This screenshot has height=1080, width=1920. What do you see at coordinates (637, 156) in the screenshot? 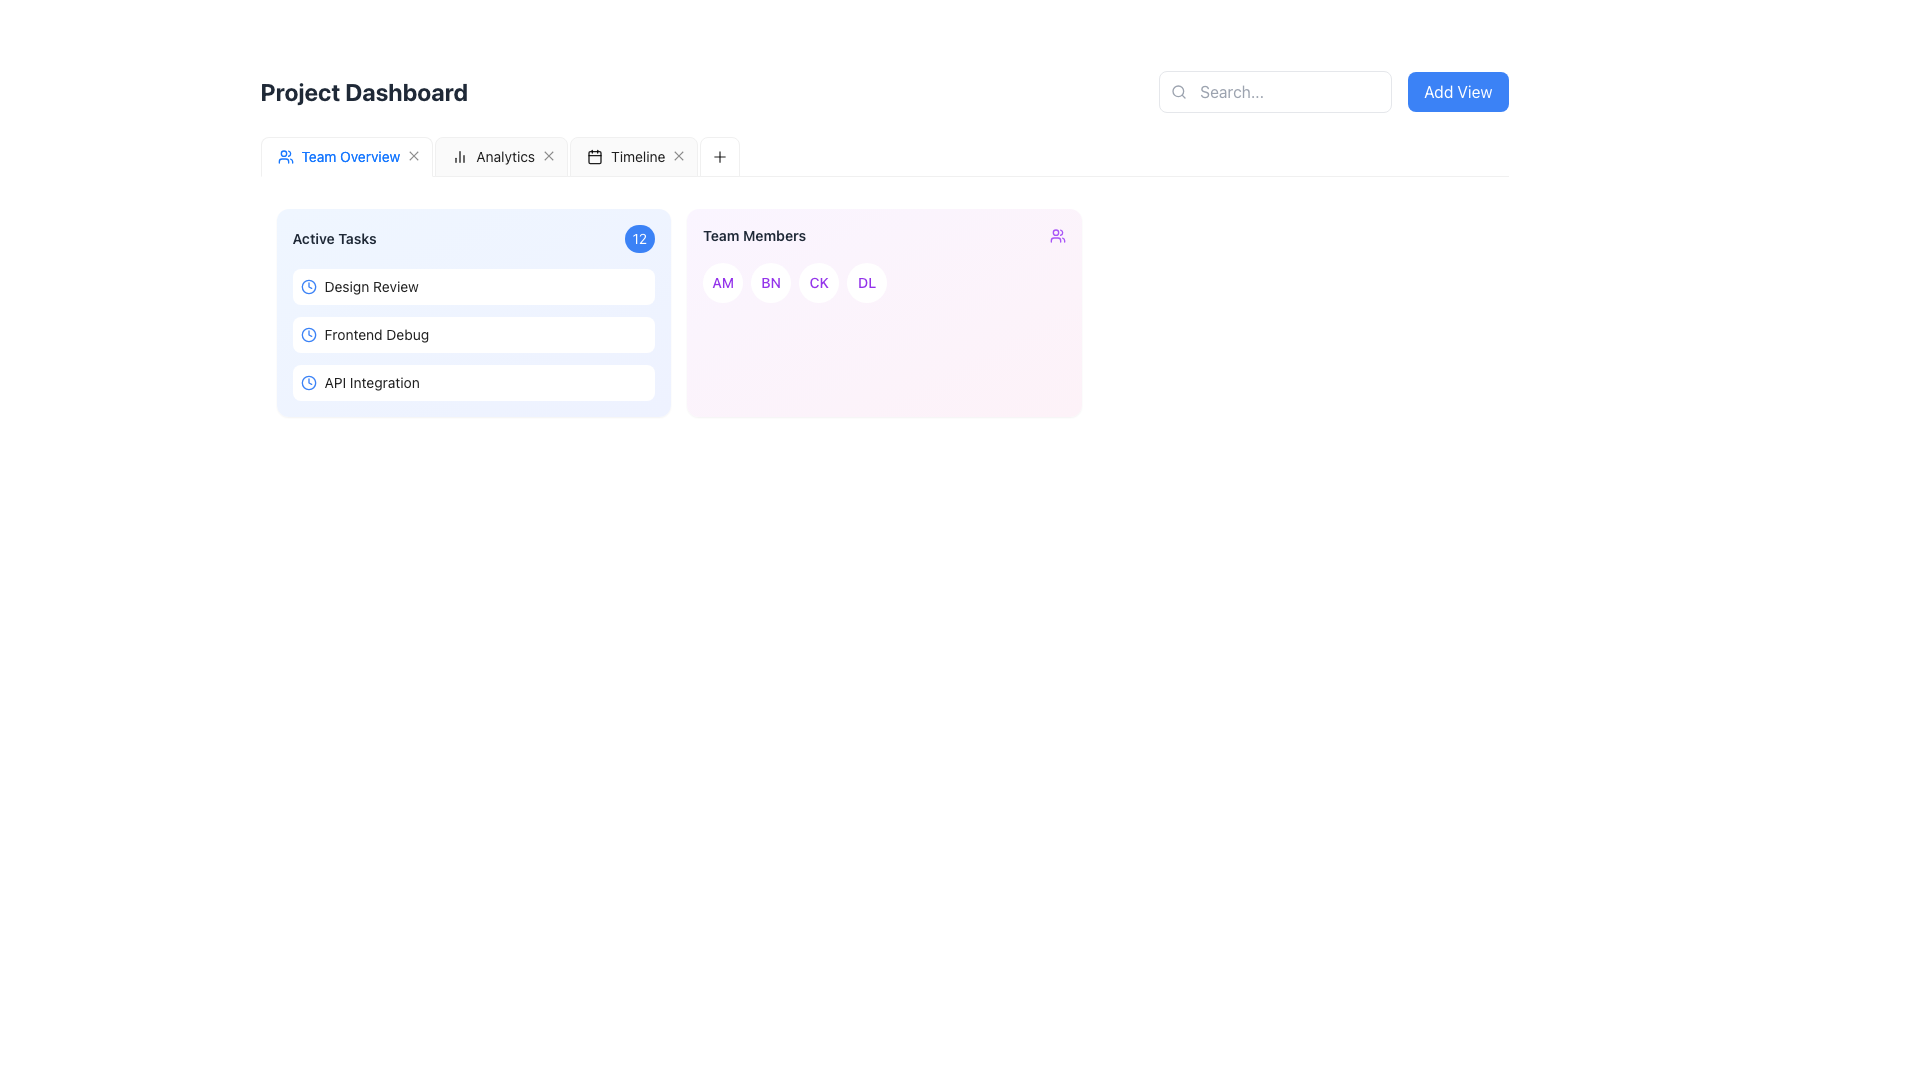
I see `the 'Timeline' tab label in the top navigation panel` at bounding box center [637, 156].